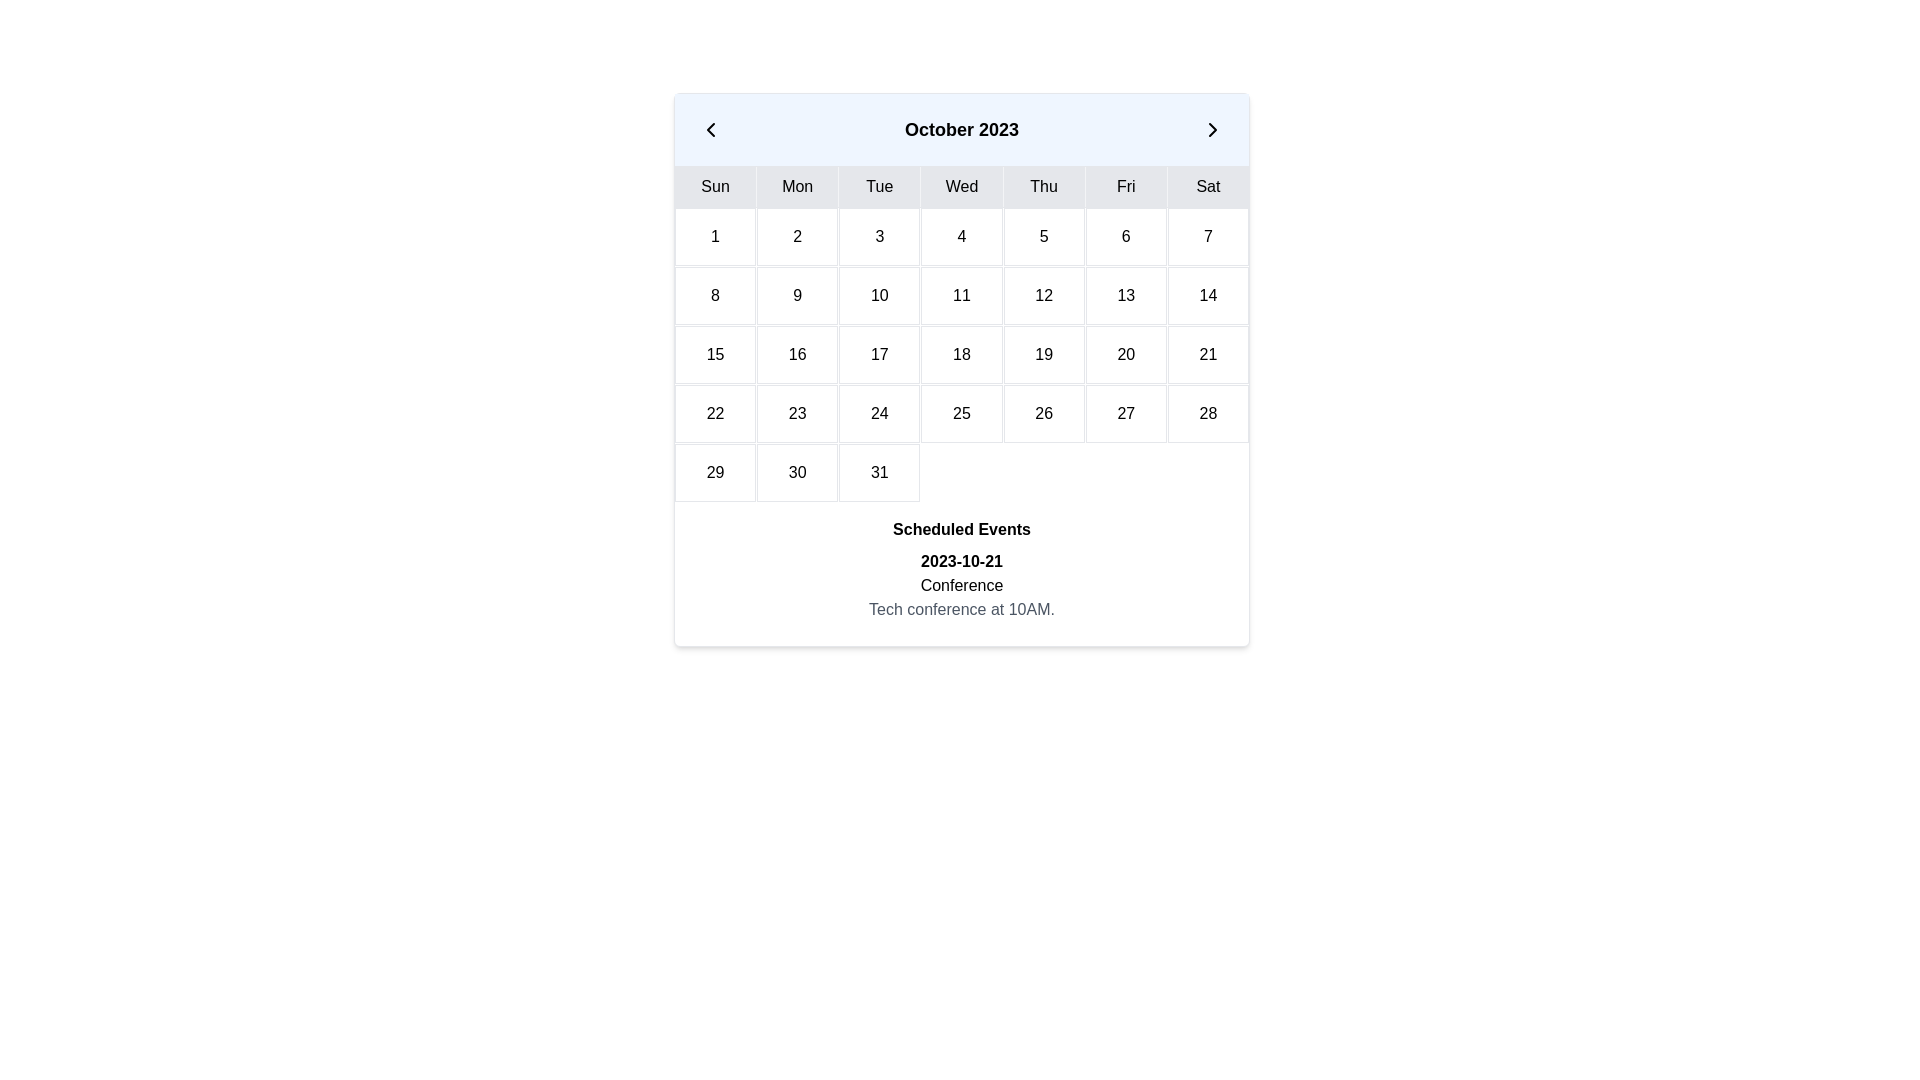 This screenshot has width=1920, height=1080. I want to click on the Calendar Date Cell representing the specific day in the grid layout to trigger relevant date-related actions, so click(879, 235).